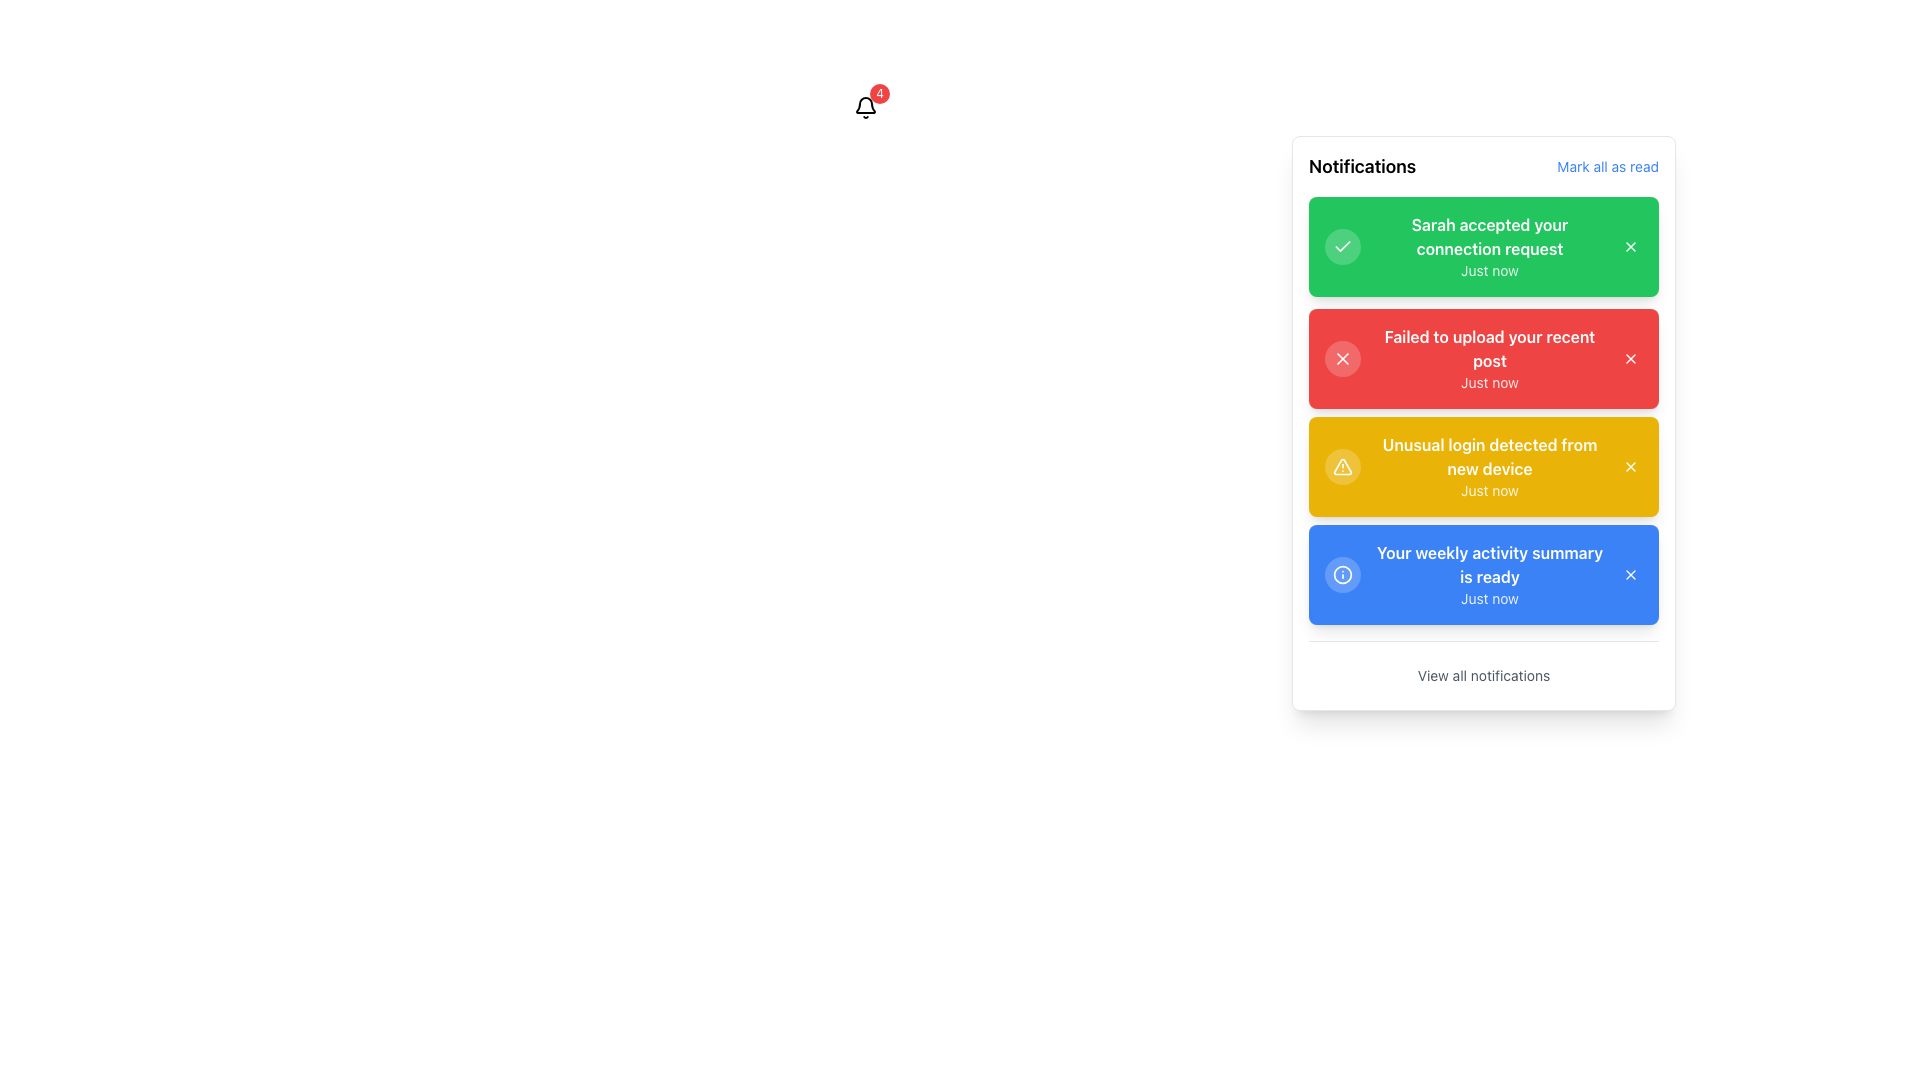 The height and width of the screenshot is (1080, 1920). What do you see at coordinates (1631, 574) in the screenshot?
I see `the dismiss button with an 'X' icon located at the top-right corner of the blue notification card` at bounding box center [1631, 574].